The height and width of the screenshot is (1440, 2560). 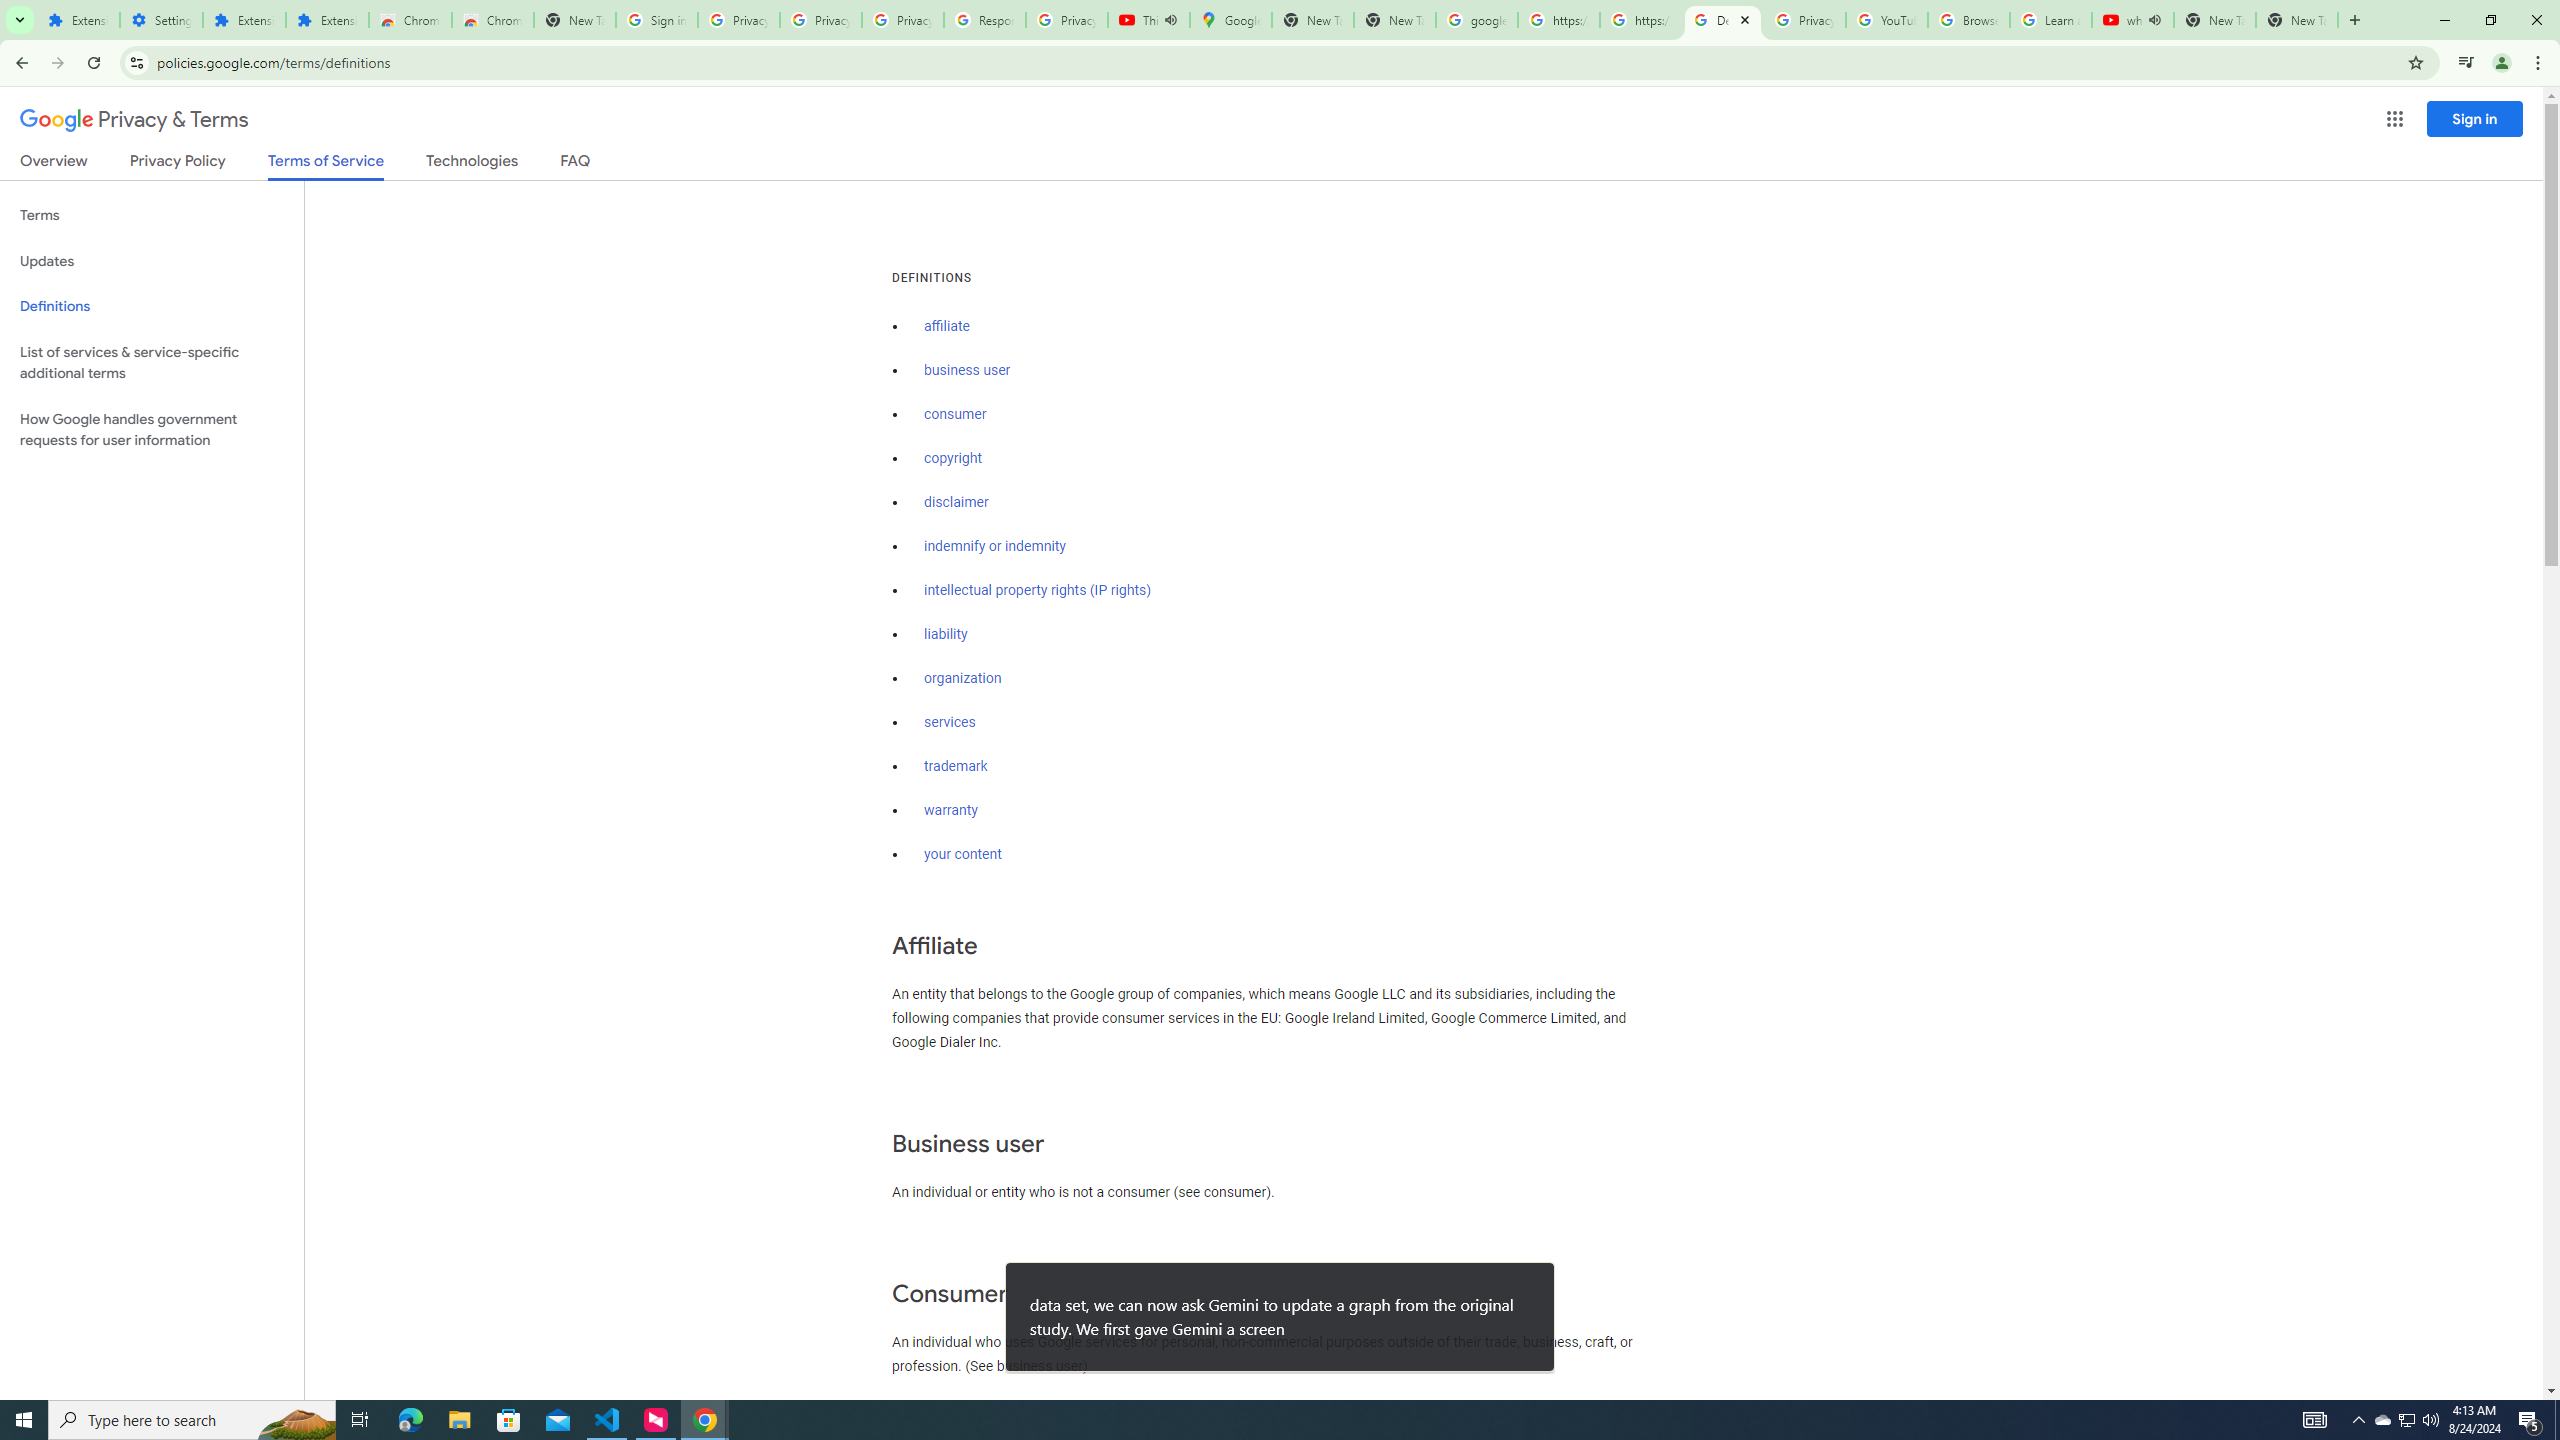 What do you see at coordinates (955, 765) in the screenshot?
I see `'trademark'` at bounding box center [955, 765].